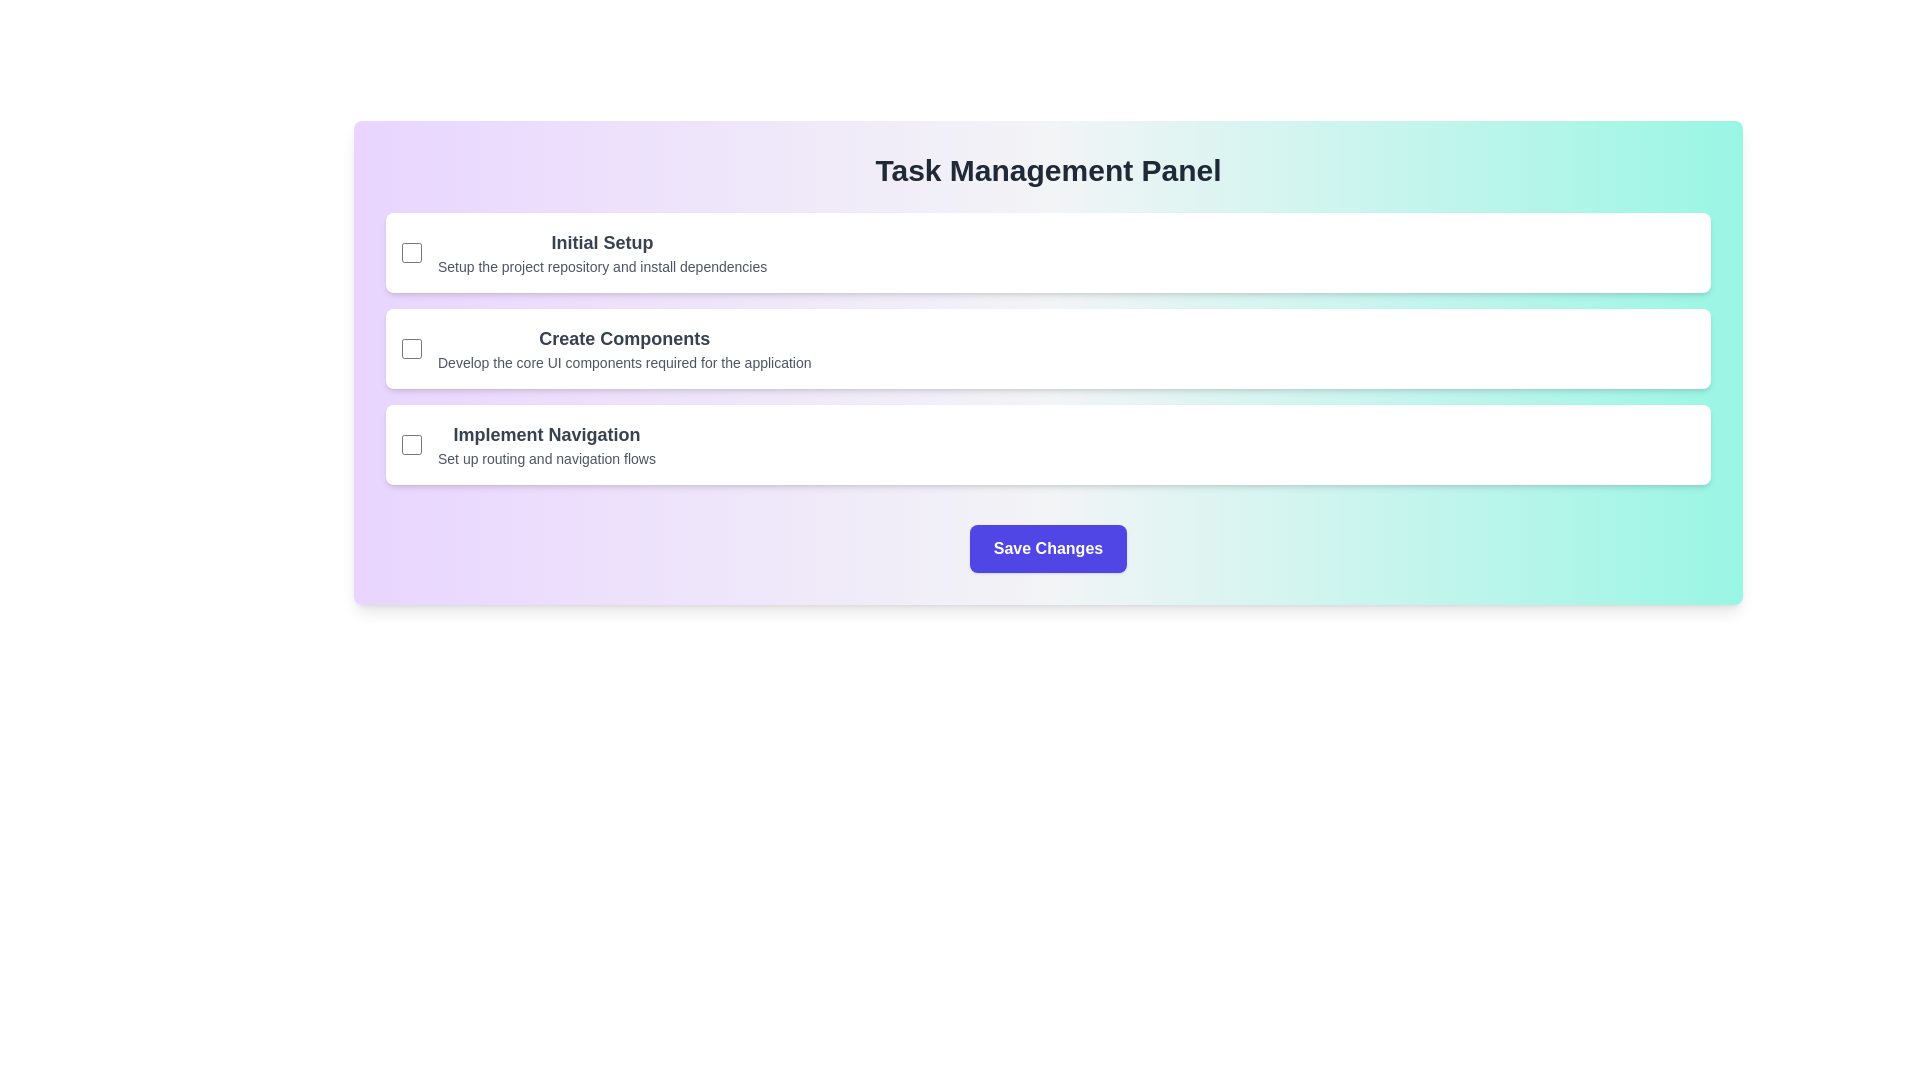  What do you see at coordinates (1047, 548) in the screenshot?
I see `the save button located at the center-bottom area of the task management panel` at bounding box center [1047, 548].